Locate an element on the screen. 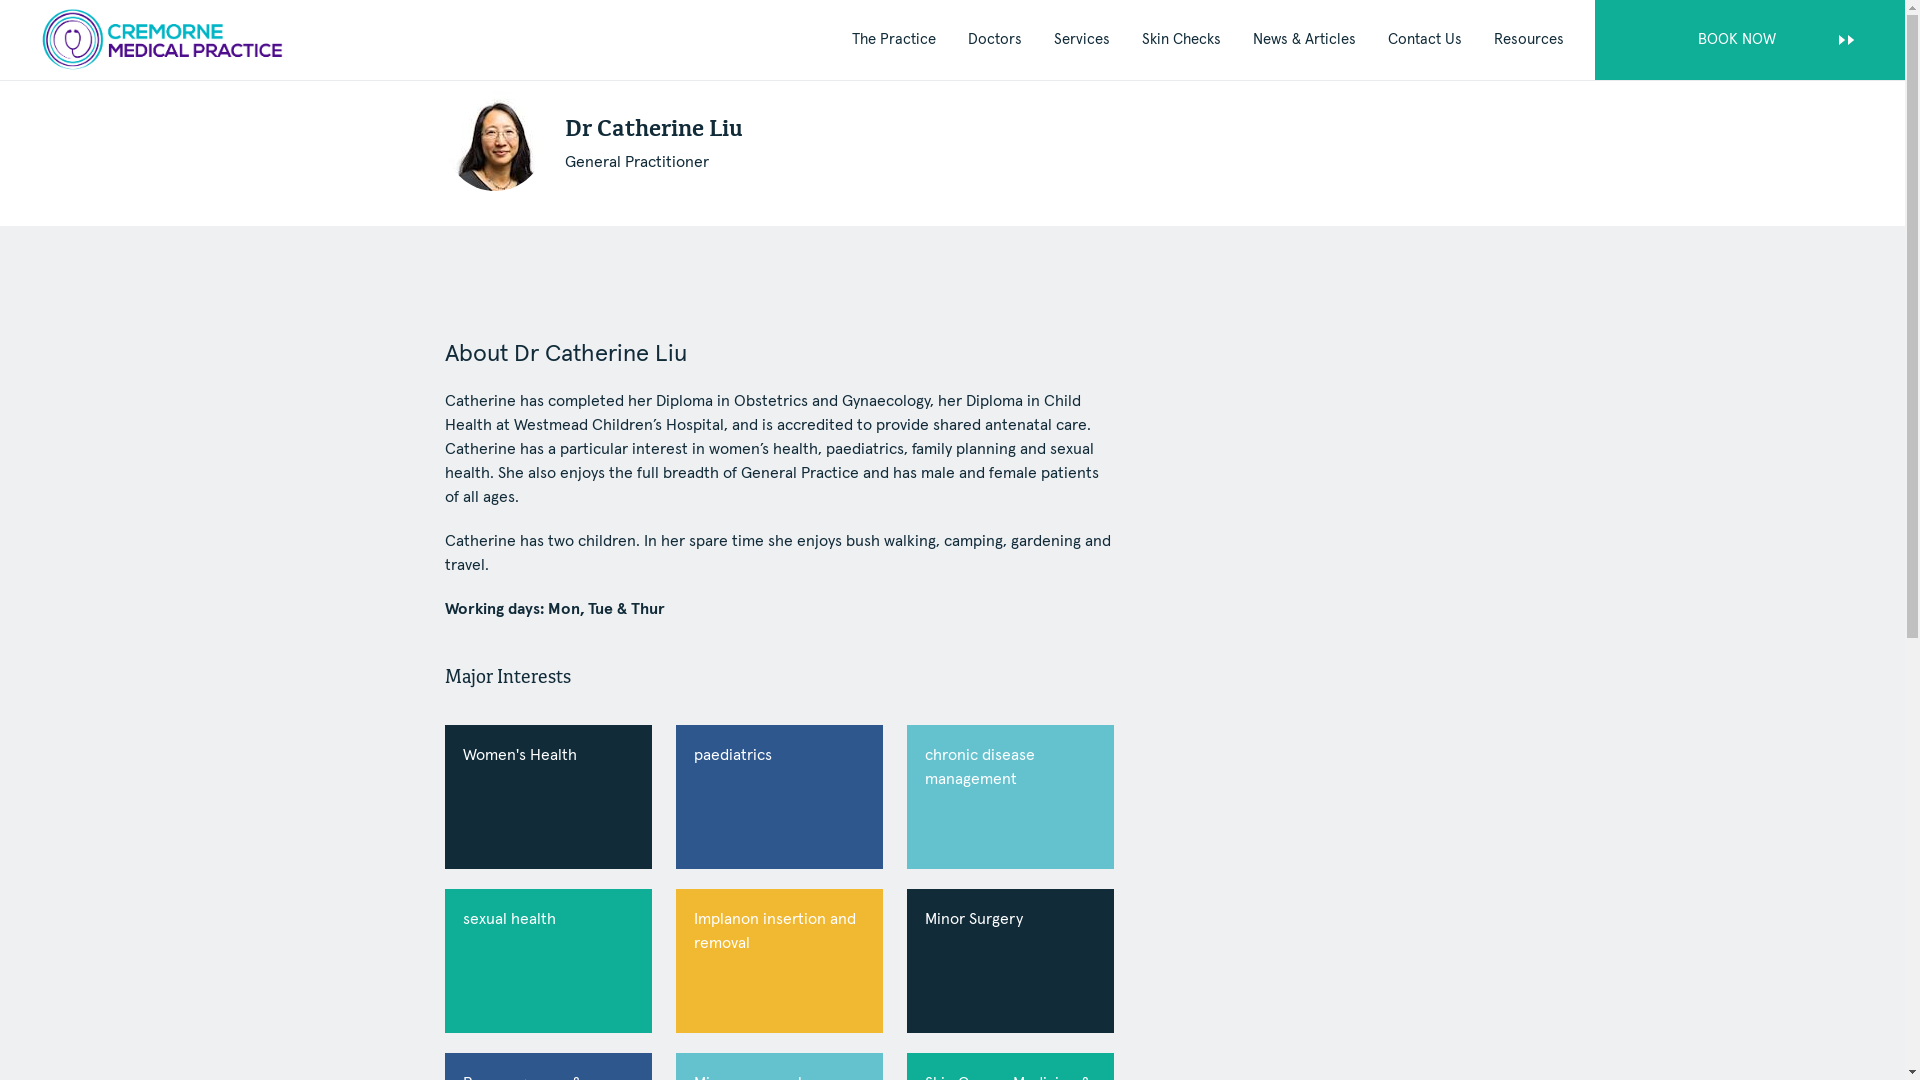  'BOOK NOW' is located at coordinates (1749, 39).